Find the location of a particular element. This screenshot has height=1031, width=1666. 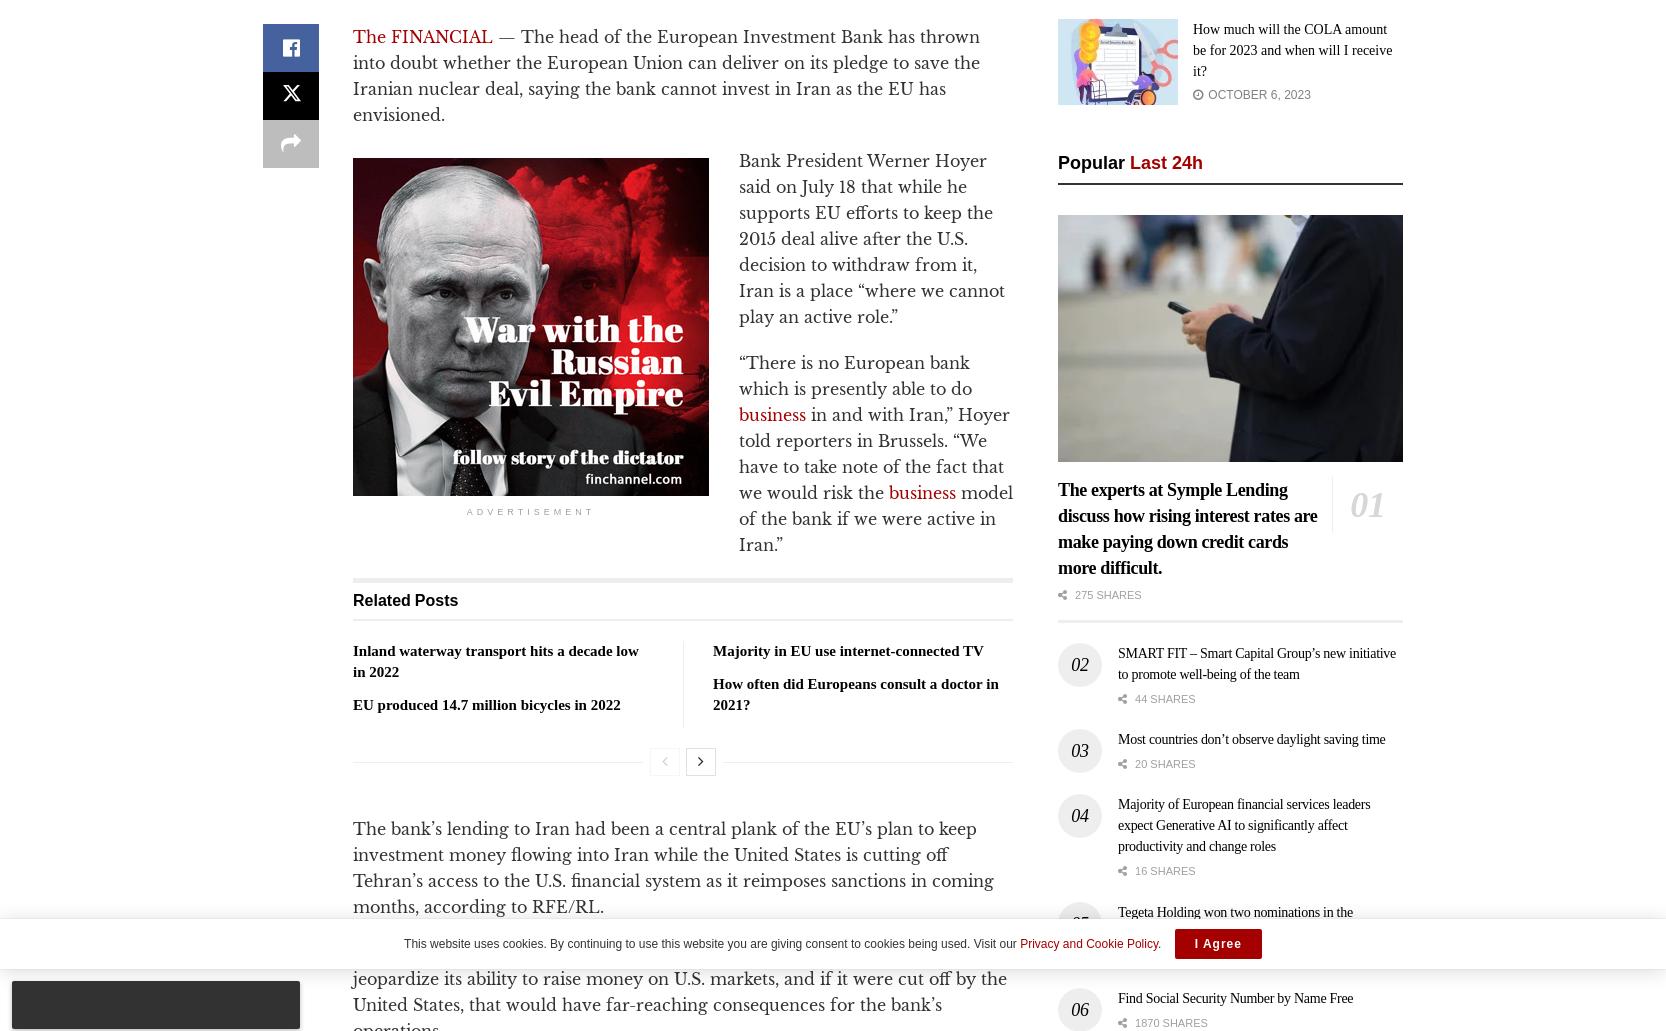

'275 shares' is located at coordinates (1106, 592).